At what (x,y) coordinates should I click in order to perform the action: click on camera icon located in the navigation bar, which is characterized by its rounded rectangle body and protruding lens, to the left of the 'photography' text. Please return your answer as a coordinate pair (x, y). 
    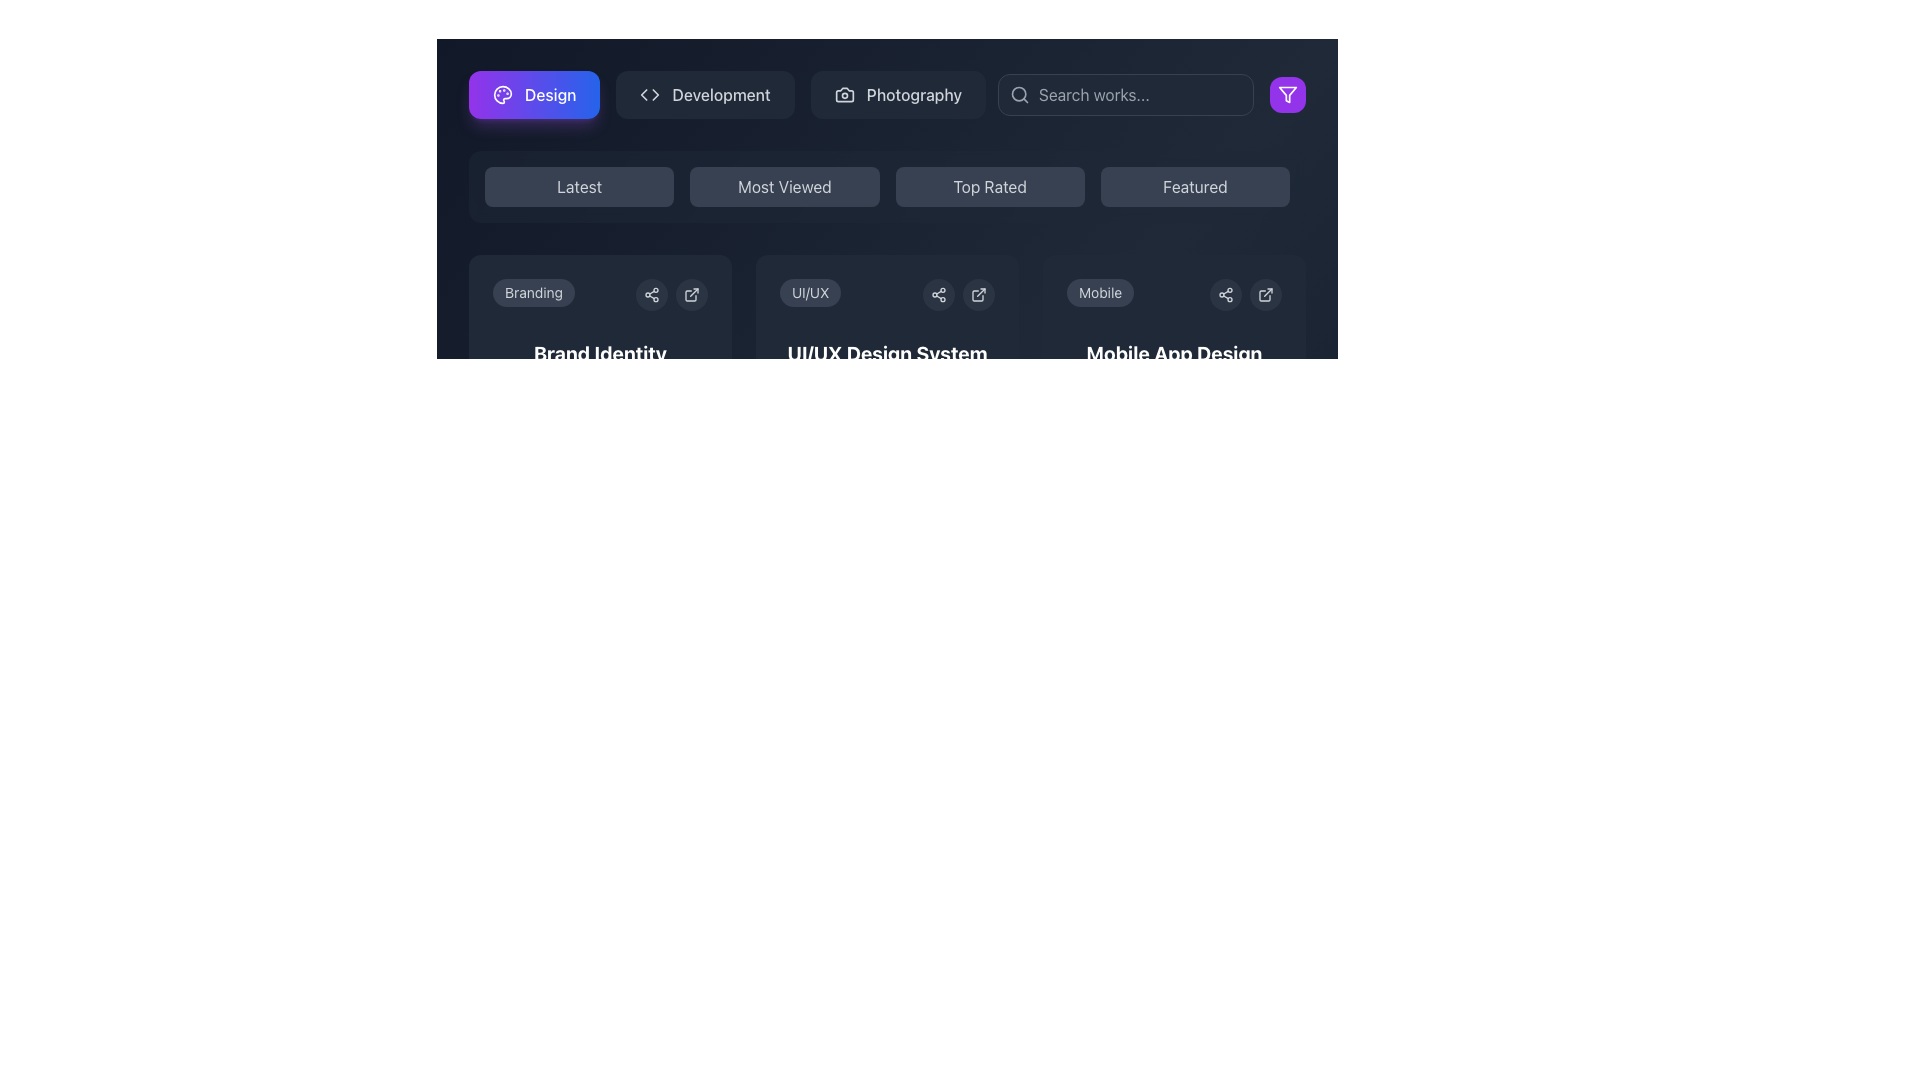
    Looking at the image, I should click on (844, 95).